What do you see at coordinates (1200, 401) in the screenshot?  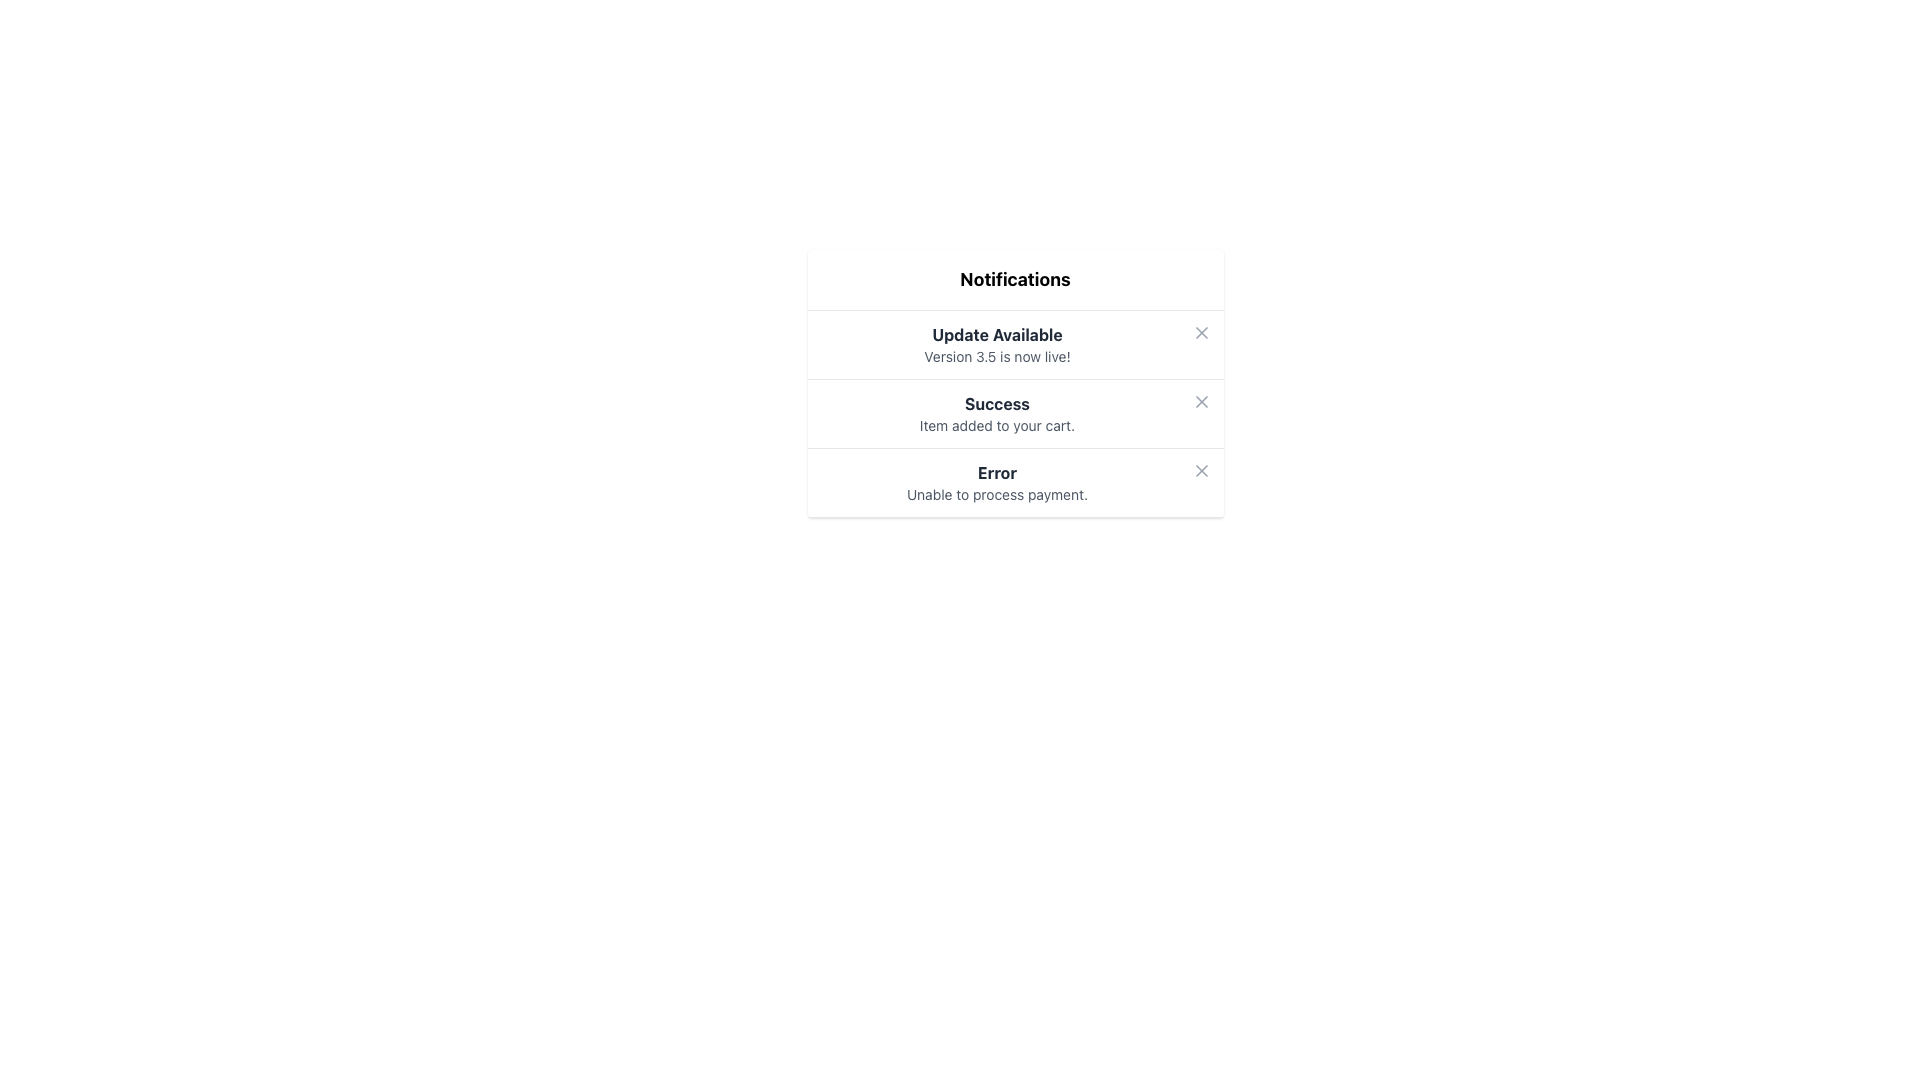 I see `the small 'X' icon button located at the far right-hand side of the 'Success' notification item` at bounding box center [1200, 401].